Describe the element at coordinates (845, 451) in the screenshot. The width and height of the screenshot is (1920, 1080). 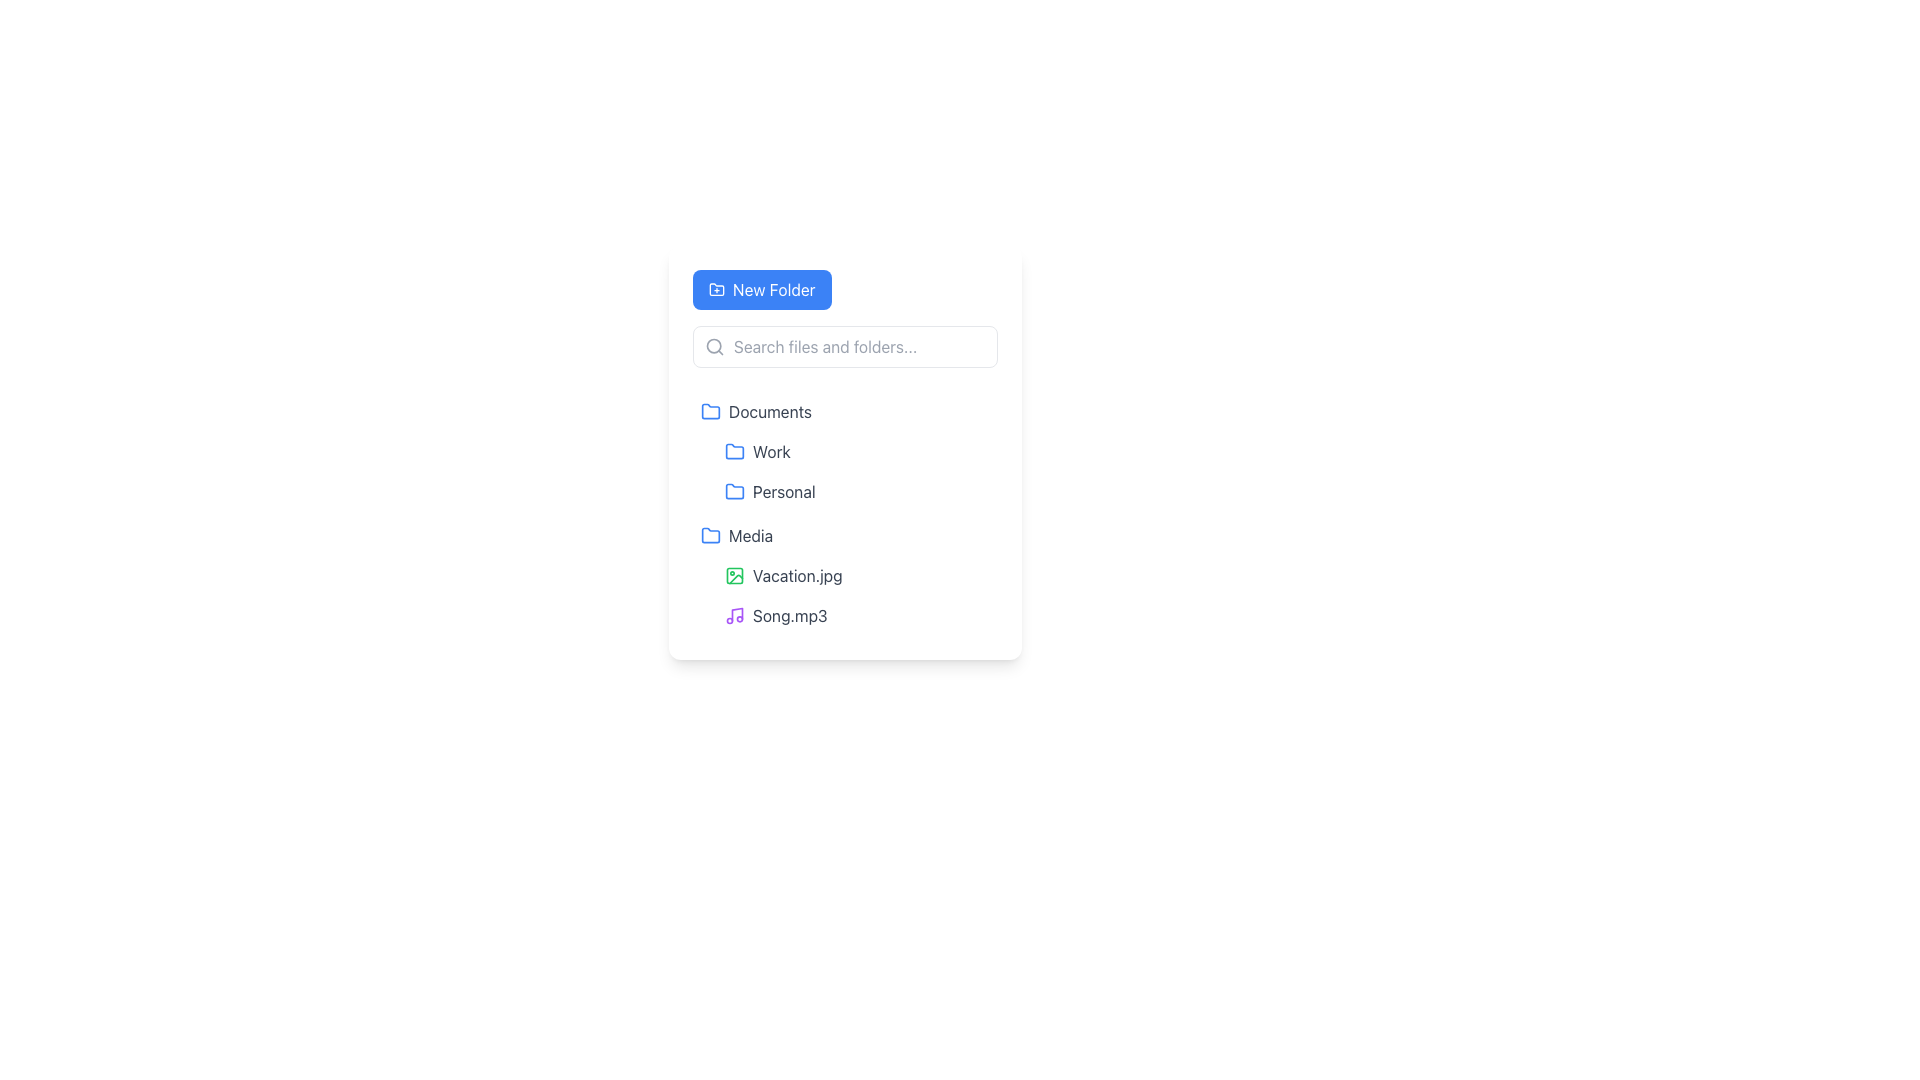
I see `the 'Work' folder entry` at that location.